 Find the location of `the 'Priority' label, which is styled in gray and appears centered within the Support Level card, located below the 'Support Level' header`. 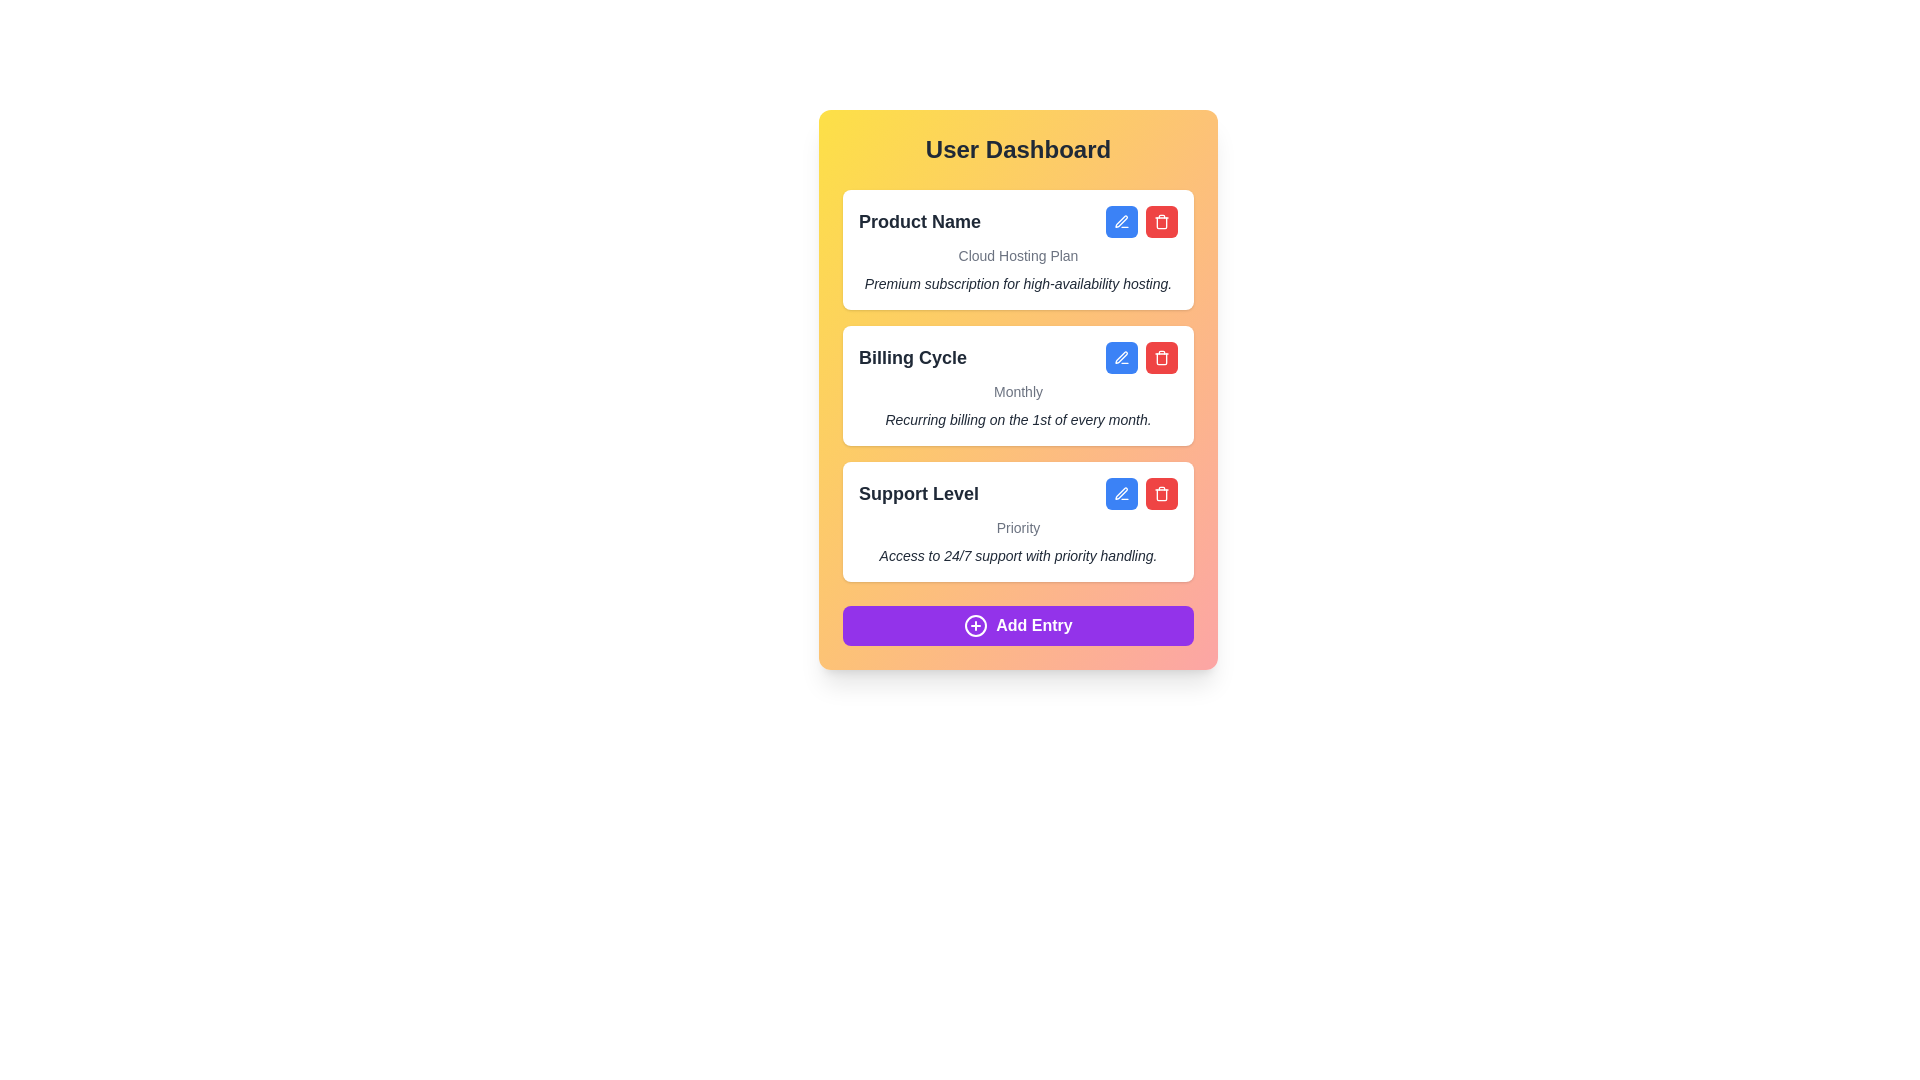

the 'Priority' label, which is styled in gray and appears centered within the Support Level card, located below the 'Support Level' header is located at coordinates (1018, 527).